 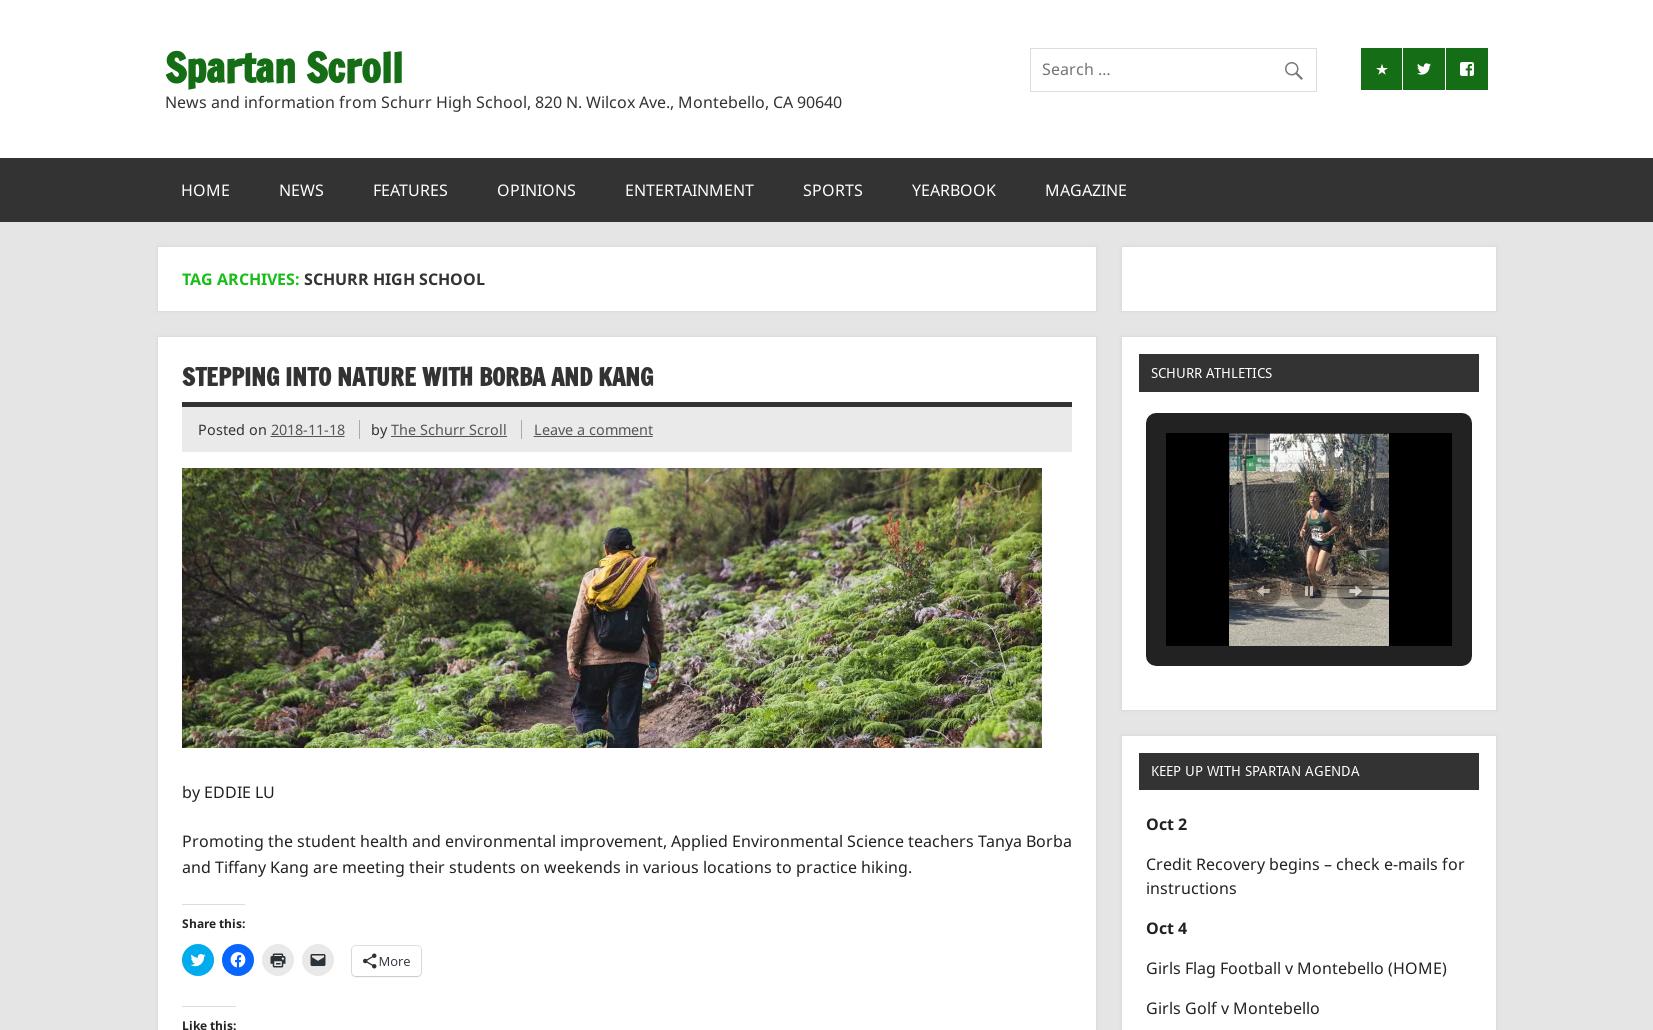 I want to click on 'Tag Archives:', so click(x=180, y=278).